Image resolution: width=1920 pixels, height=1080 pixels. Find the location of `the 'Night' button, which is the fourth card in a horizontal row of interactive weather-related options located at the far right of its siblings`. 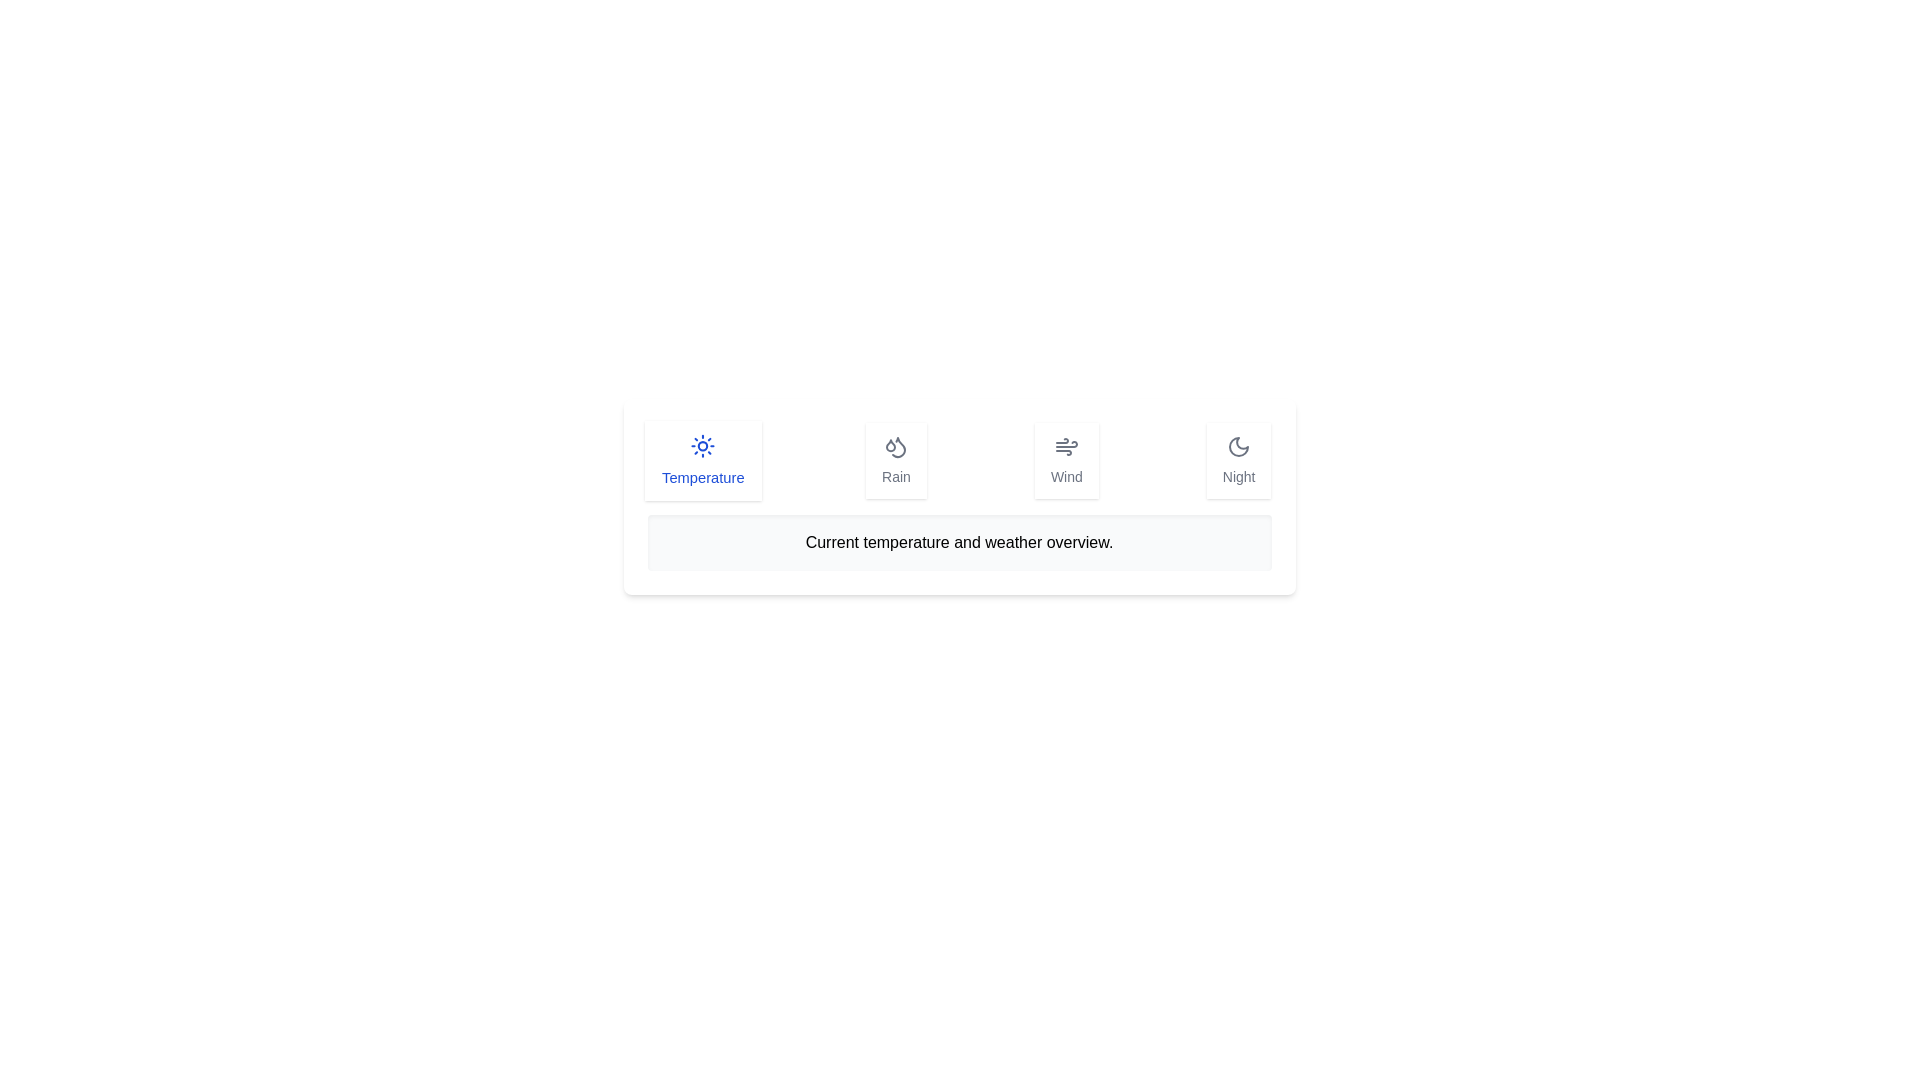

the 'Night' button, which is the fourth card in a horizontal row of interactive weather-related options located at the far right of its siblings is located at coordinates (1238, 461).